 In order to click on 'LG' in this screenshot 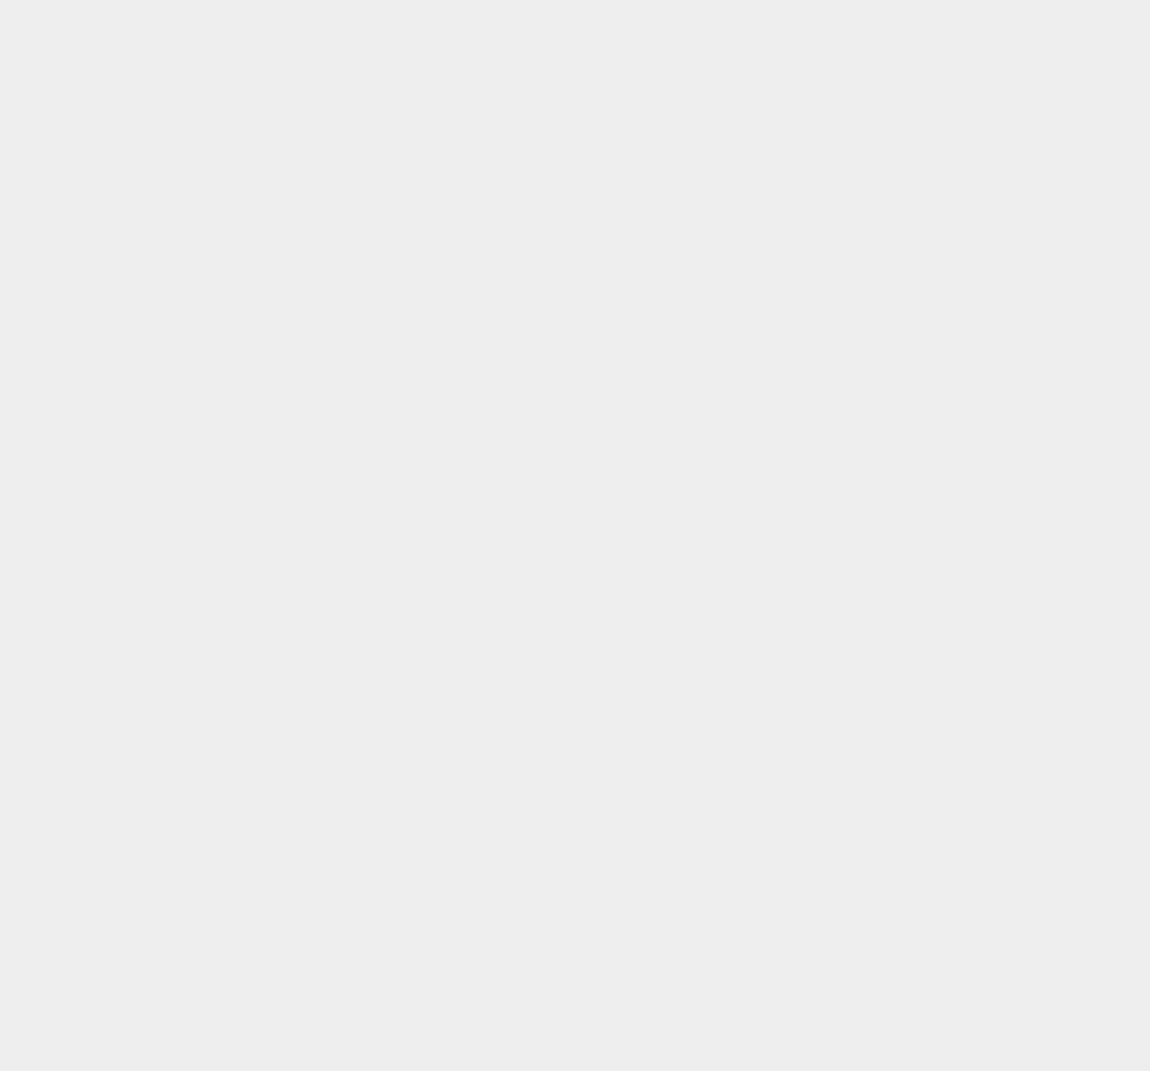, I will do `click(812, 195)`.